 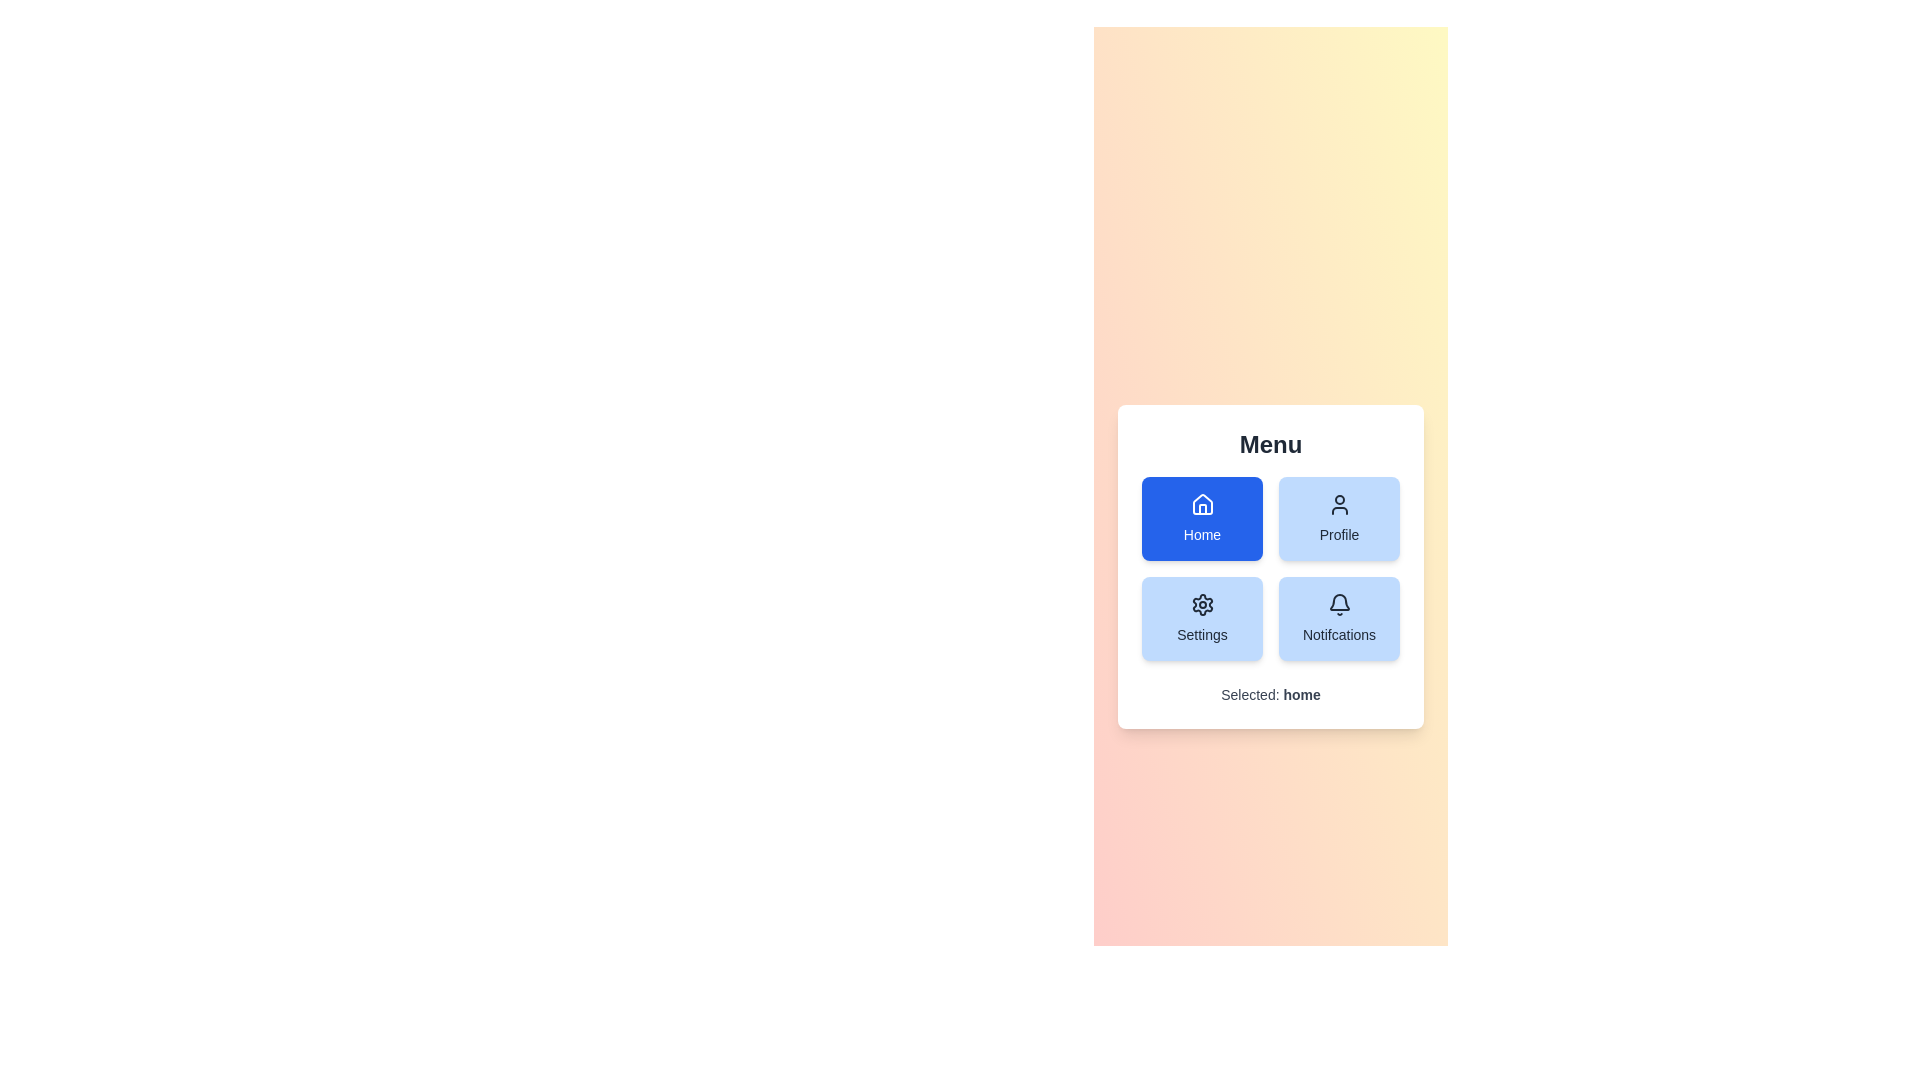 What do you see at coordinates (1201, 617) in the screenshot?
I see `the Settings button to select it` at bounding box center [1201, 617].